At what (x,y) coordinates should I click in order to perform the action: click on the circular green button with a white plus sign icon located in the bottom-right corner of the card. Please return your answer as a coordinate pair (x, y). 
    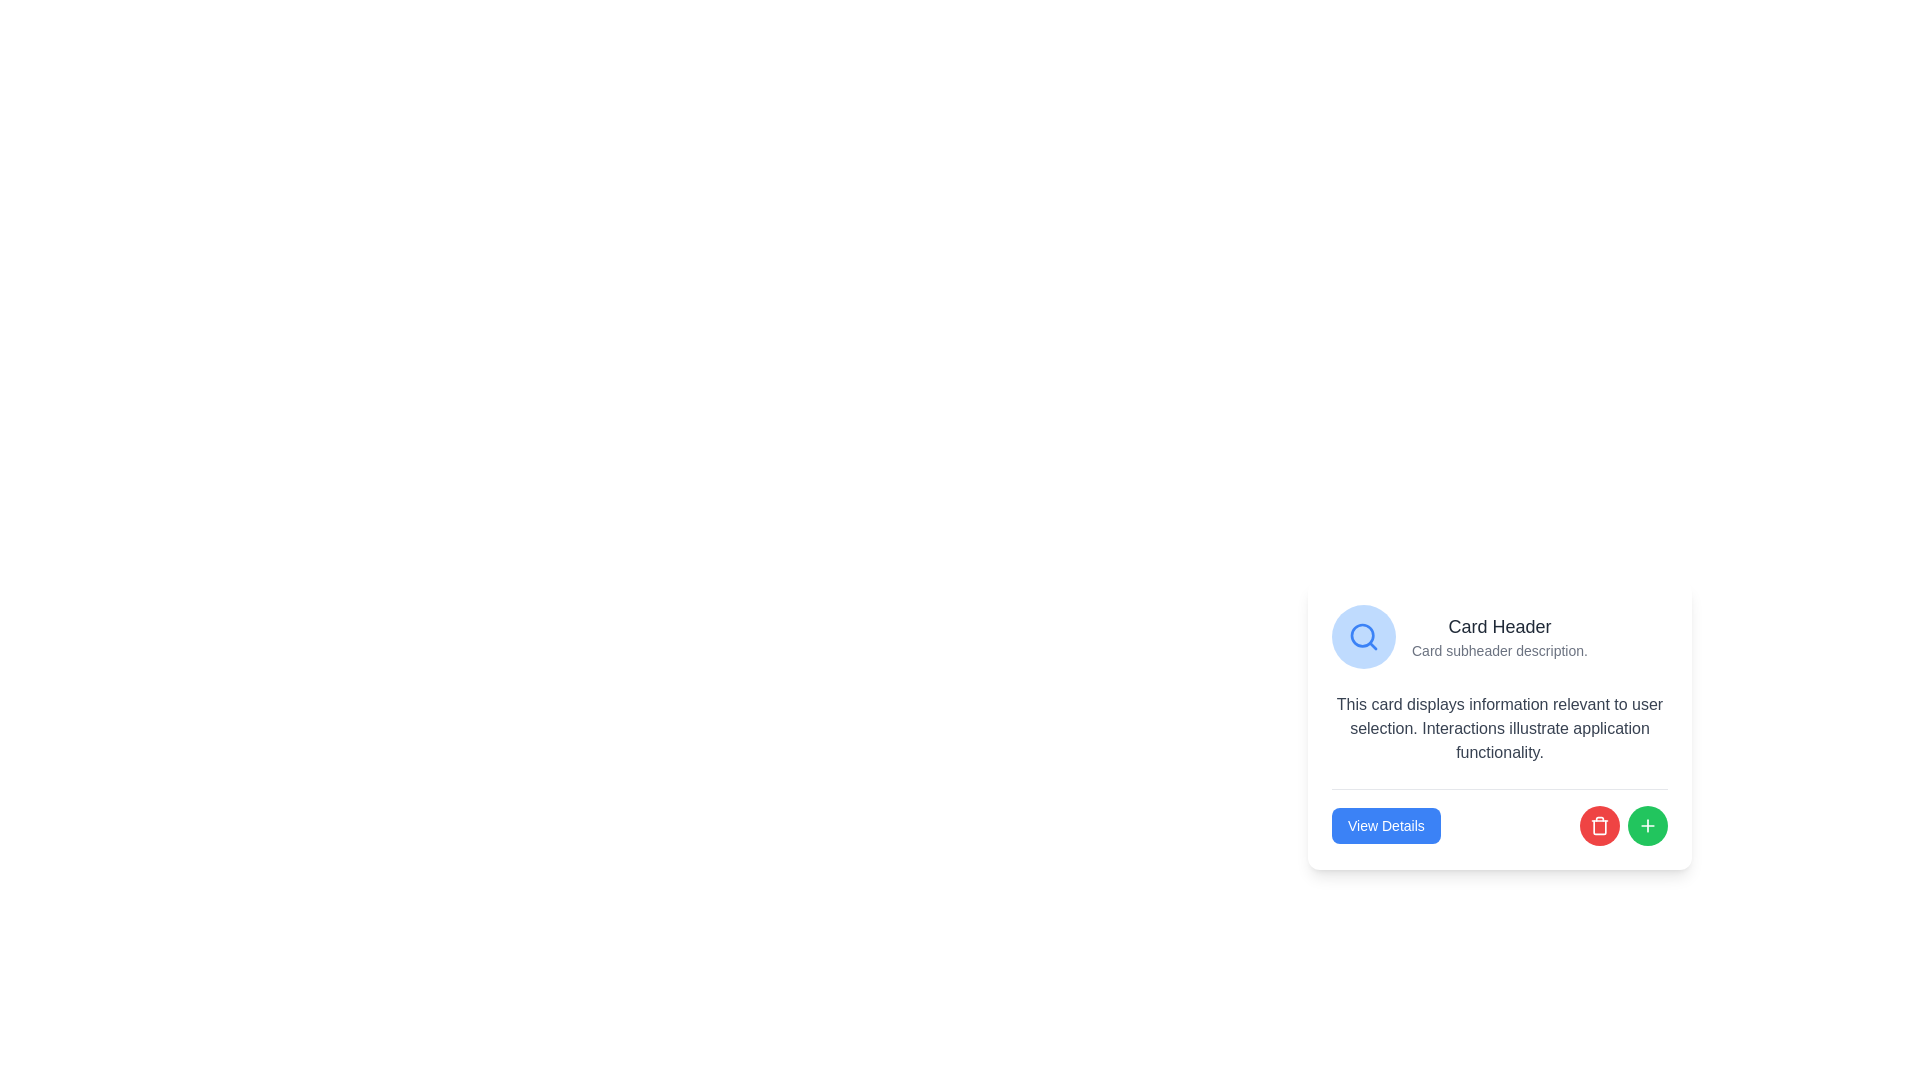
    Looking at the image, I should click on (1647, 825).